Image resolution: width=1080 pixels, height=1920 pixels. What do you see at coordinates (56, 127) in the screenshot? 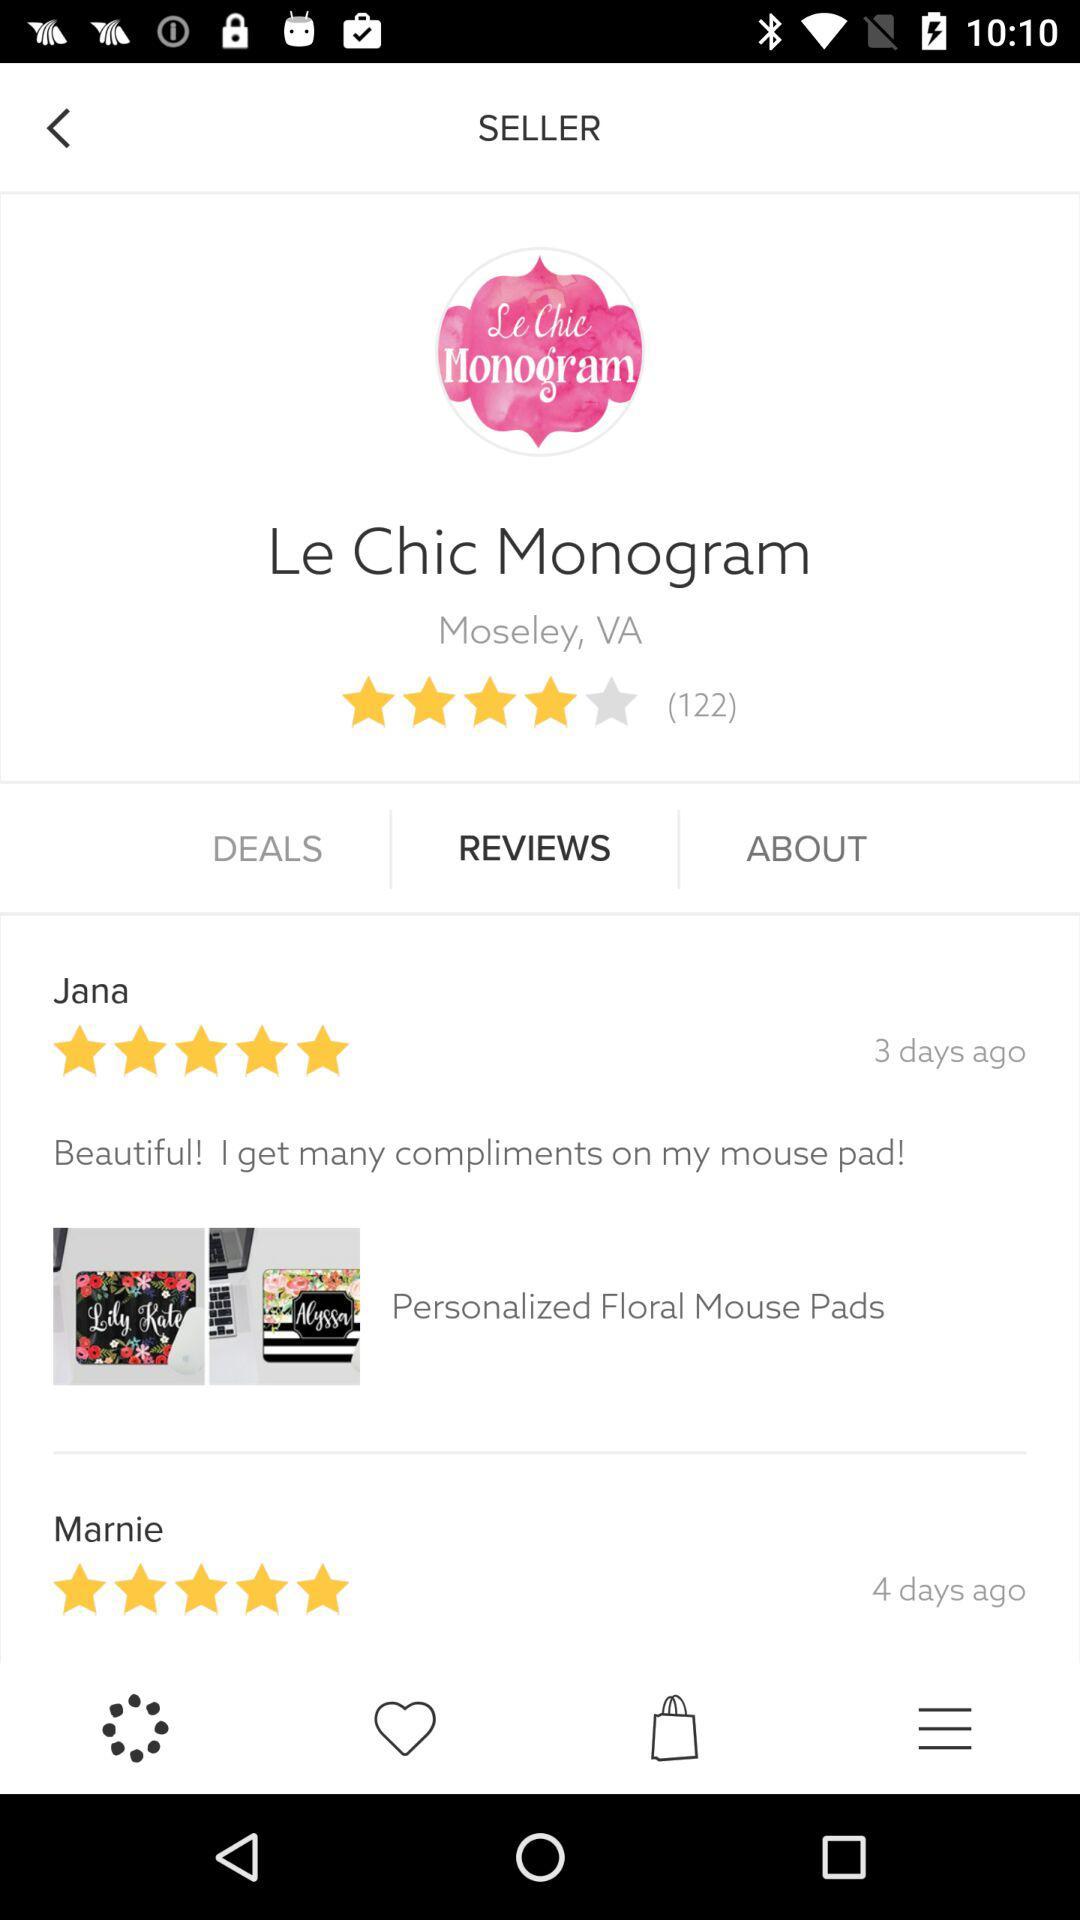
I see `the item above le chic monogram item` at bounding box center [56, 127].